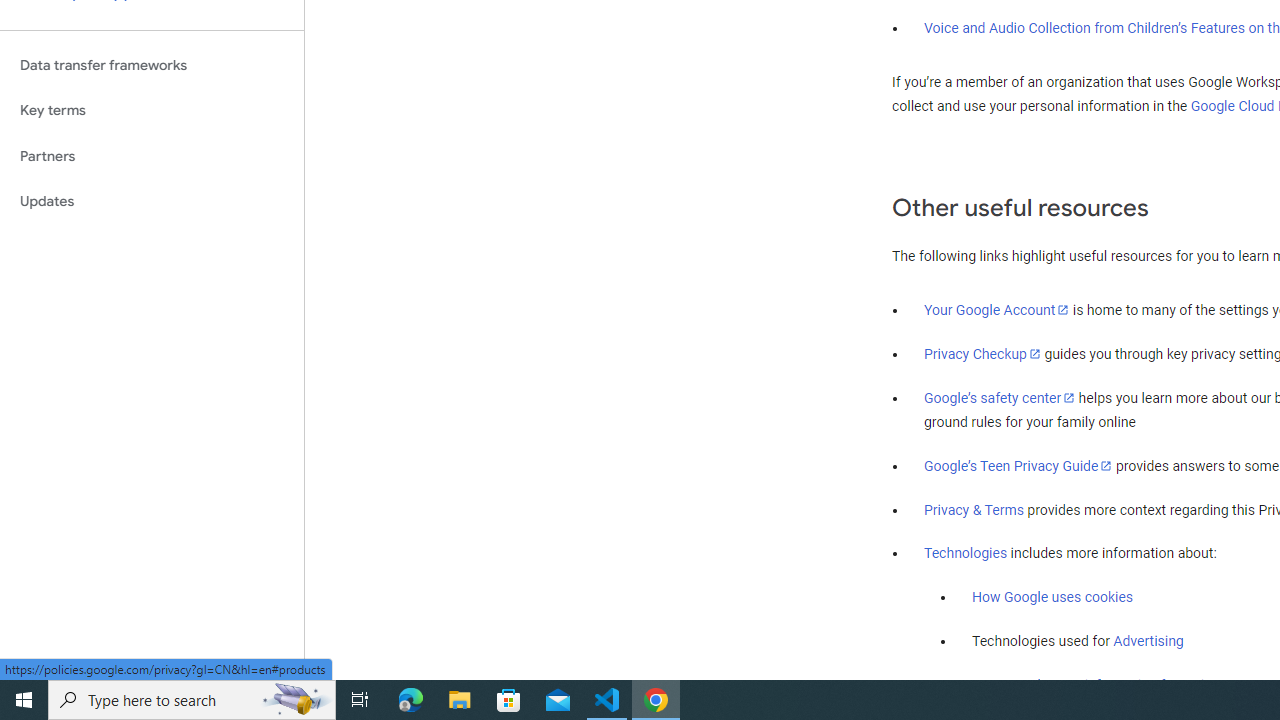 The image size is (1280, 720). Describe the element at coordinates (151, 201) in the screenshot. I see `'Updates'` at that location.